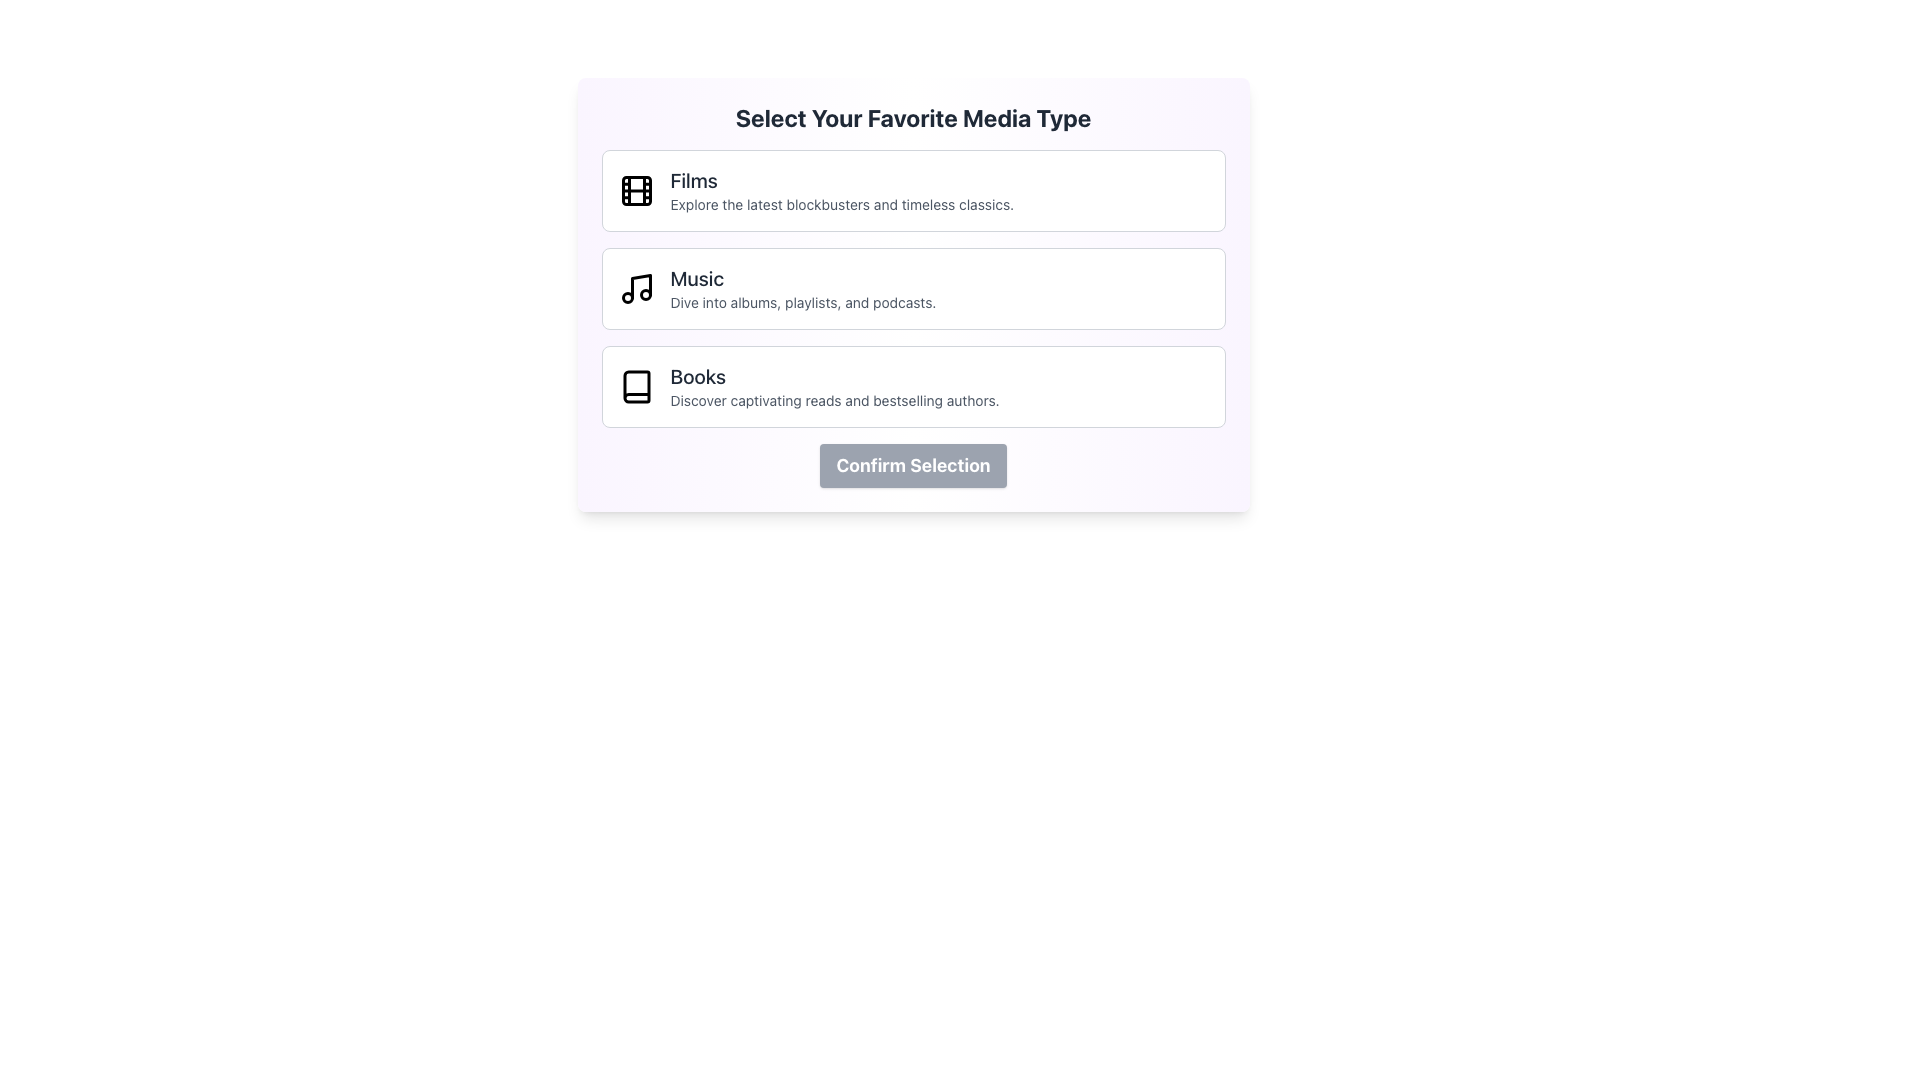 The height and width of the screenshot is (1080, 1920). Describe the element at coordinates (645, 294) in the screenshot. I see `the small black circle, which is the second circle in the music icon located in the 'Music' section of the menu` at that location.